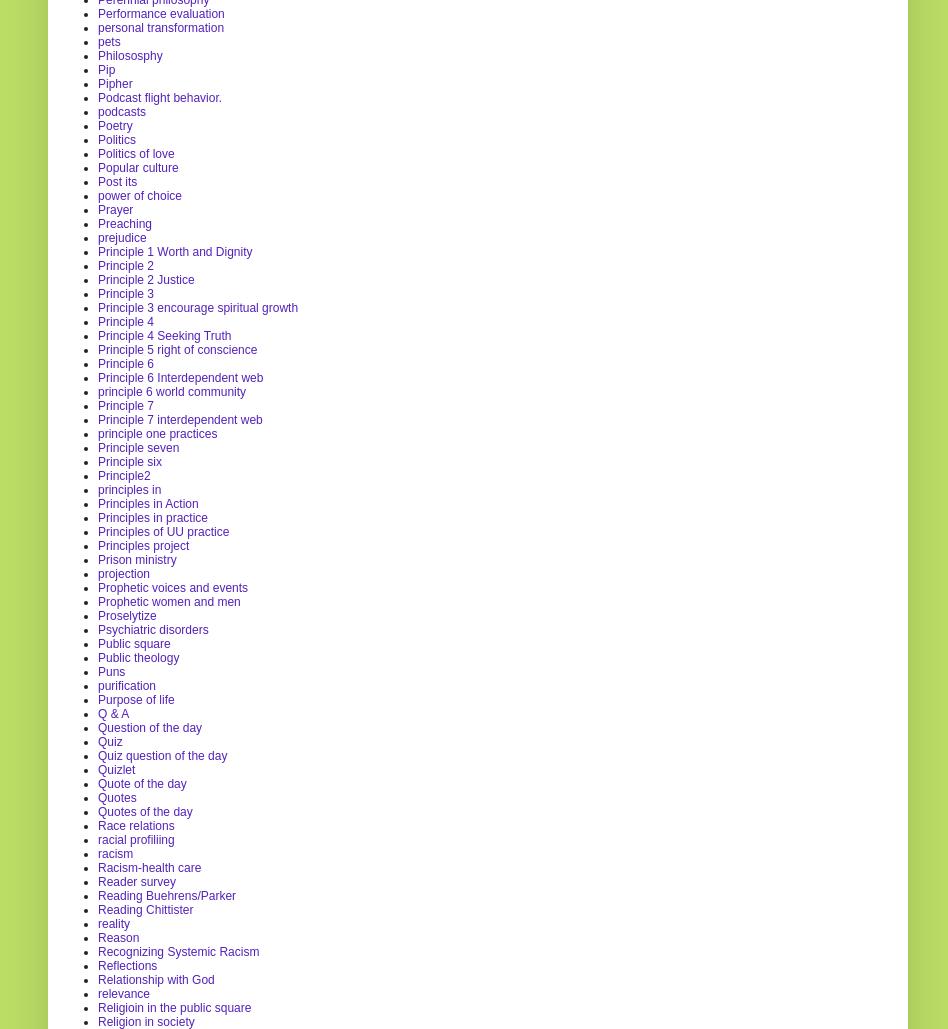 This screenshot has width=948, height=1029. What do you see at coordinates (166, 895) in the screenshot?
I see `'Reading Buehrens/Parker'` at bounding box center [166, 895].